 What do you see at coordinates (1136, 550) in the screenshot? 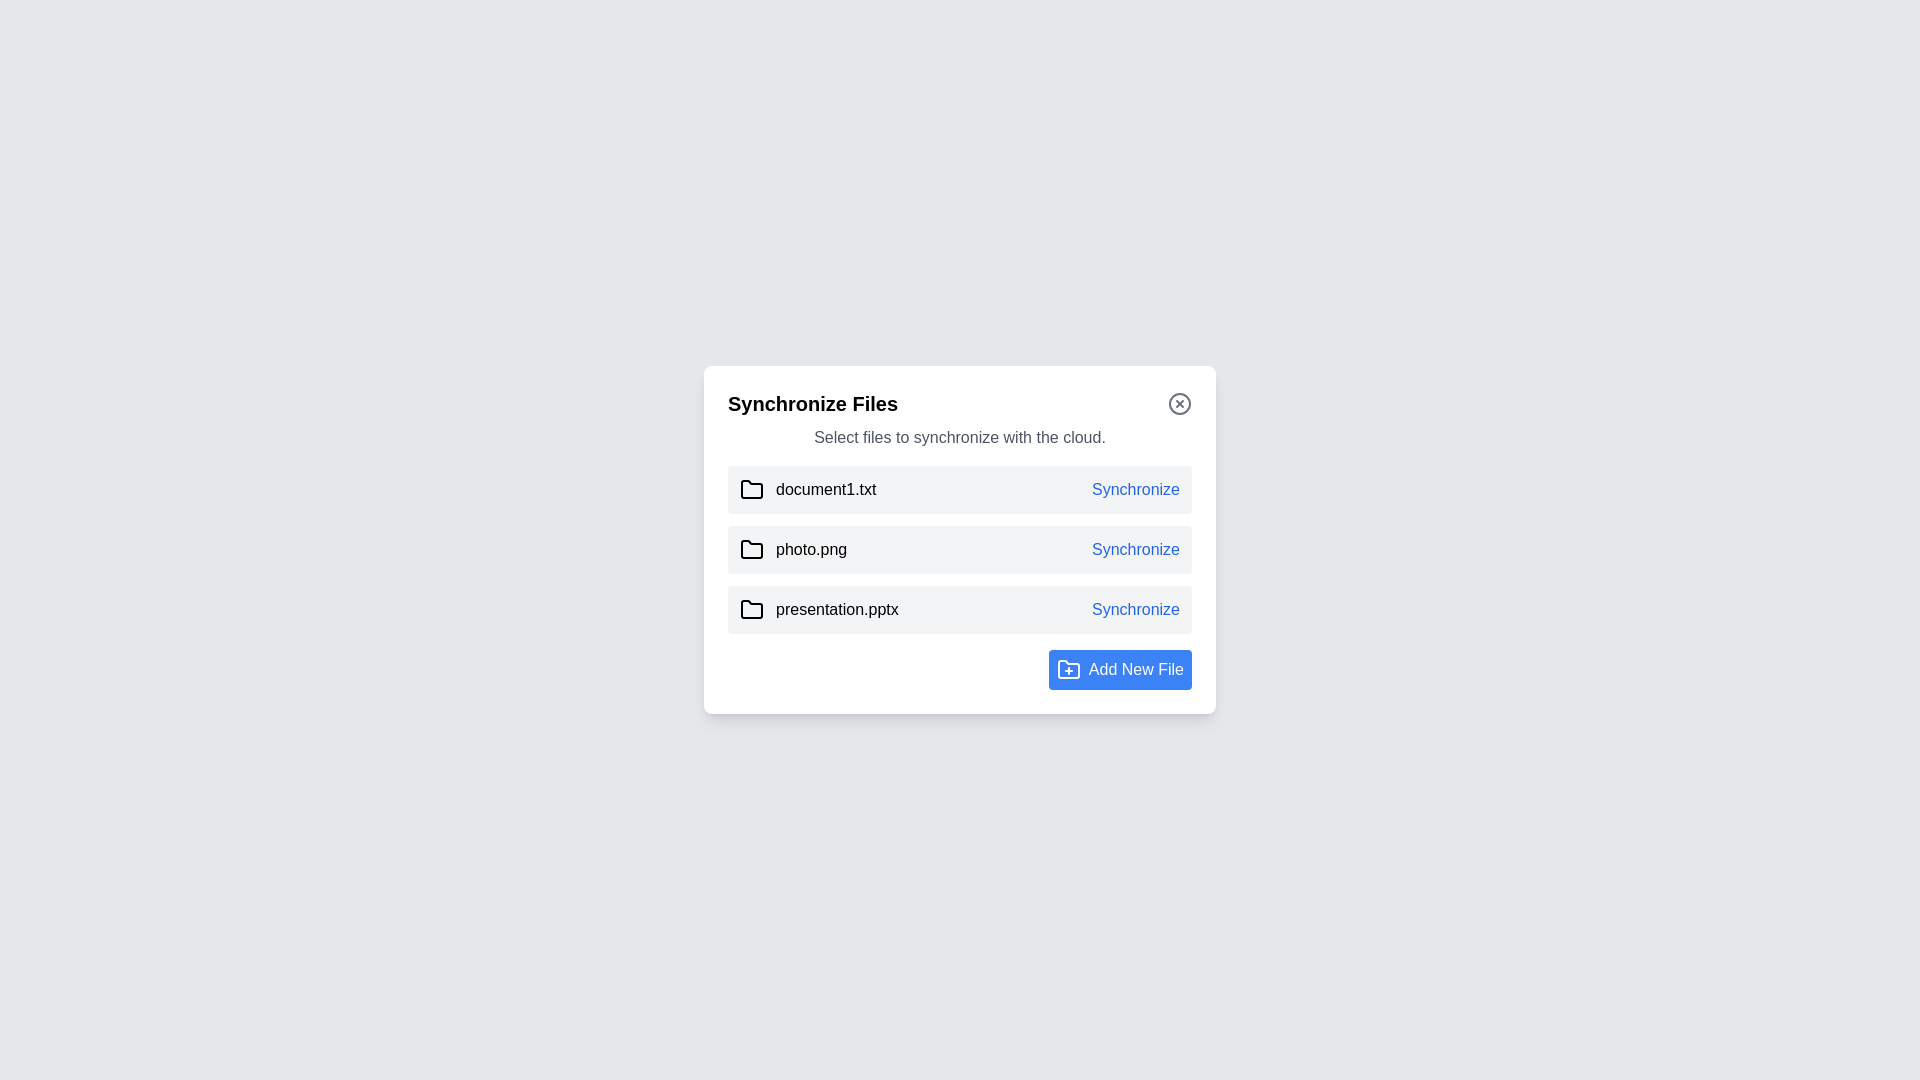
I see `the 'Synchronize' button for the file photo.png` at bounding box center [1136, 550].